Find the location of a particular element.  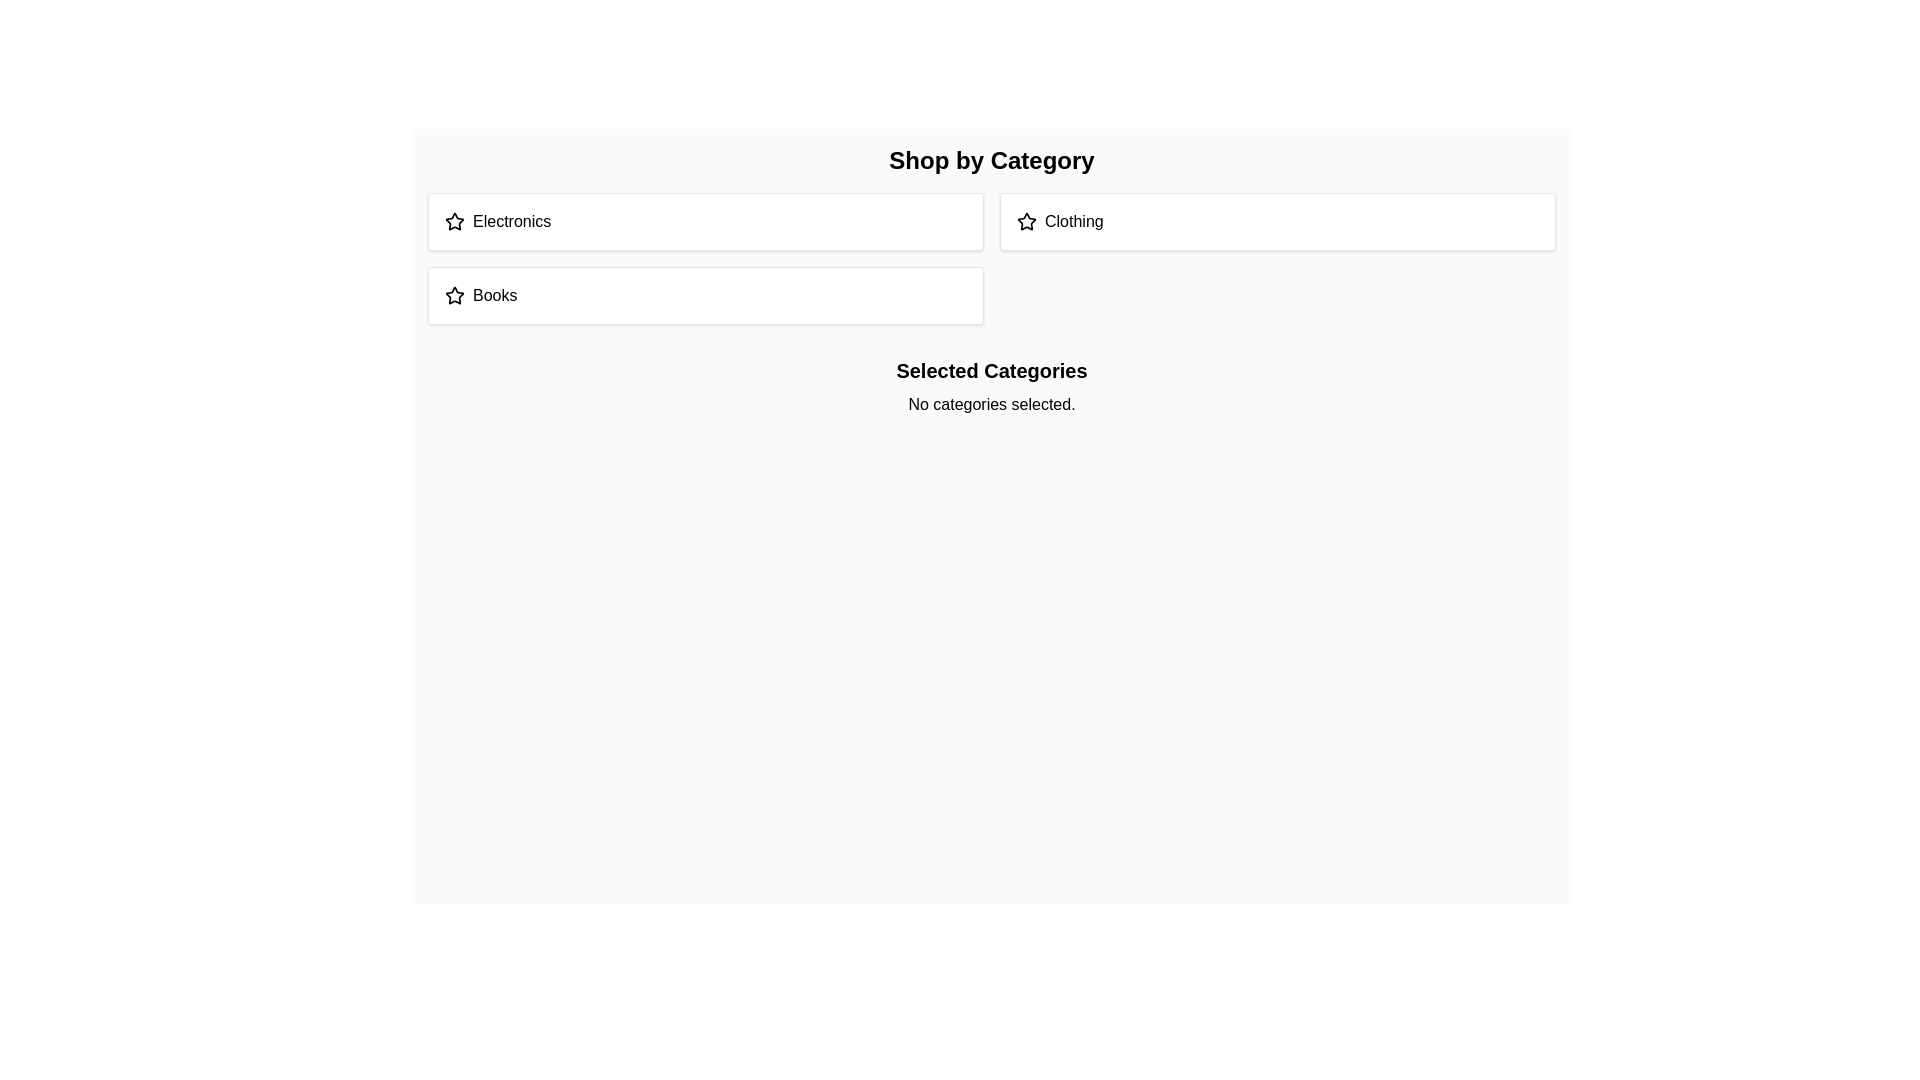

the 'Books' button using keyboard navigation is located at coordinates (705, 296).